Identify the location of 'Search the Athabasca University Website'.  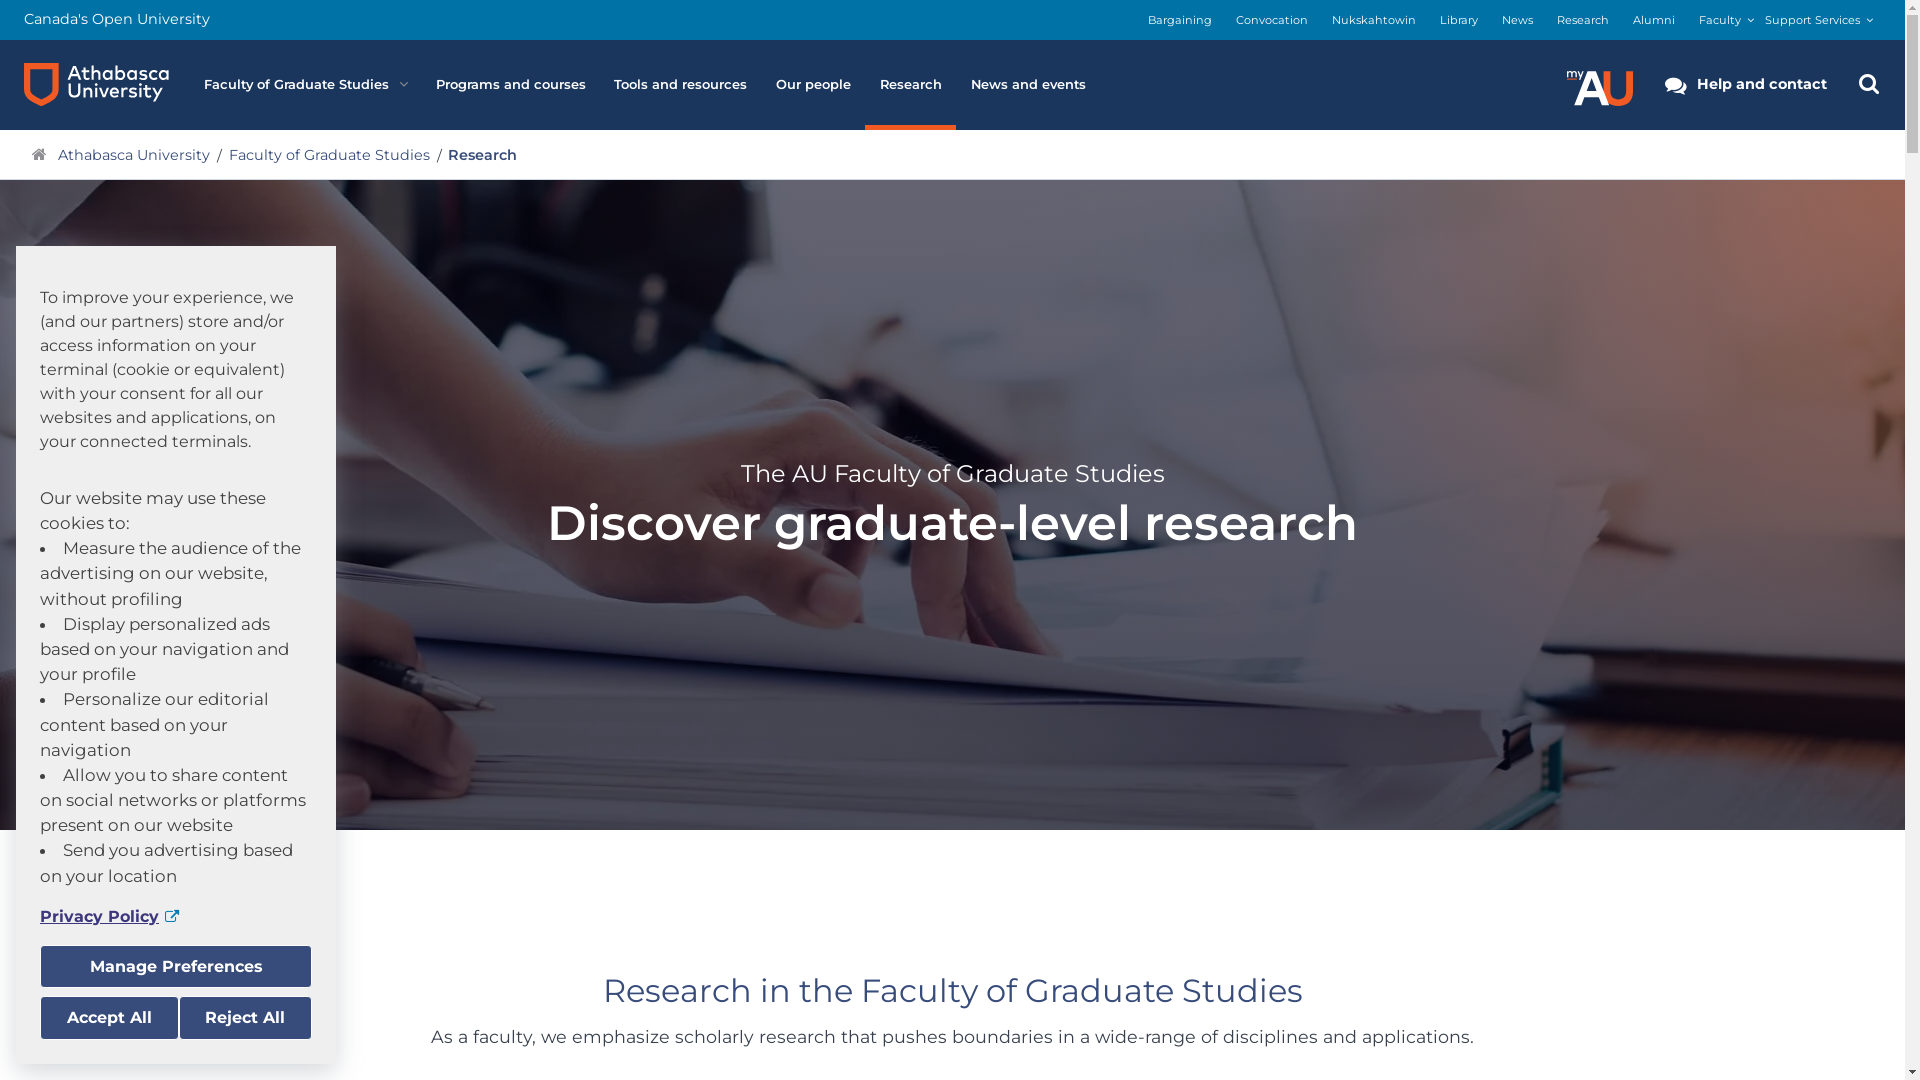
(1867, 83).